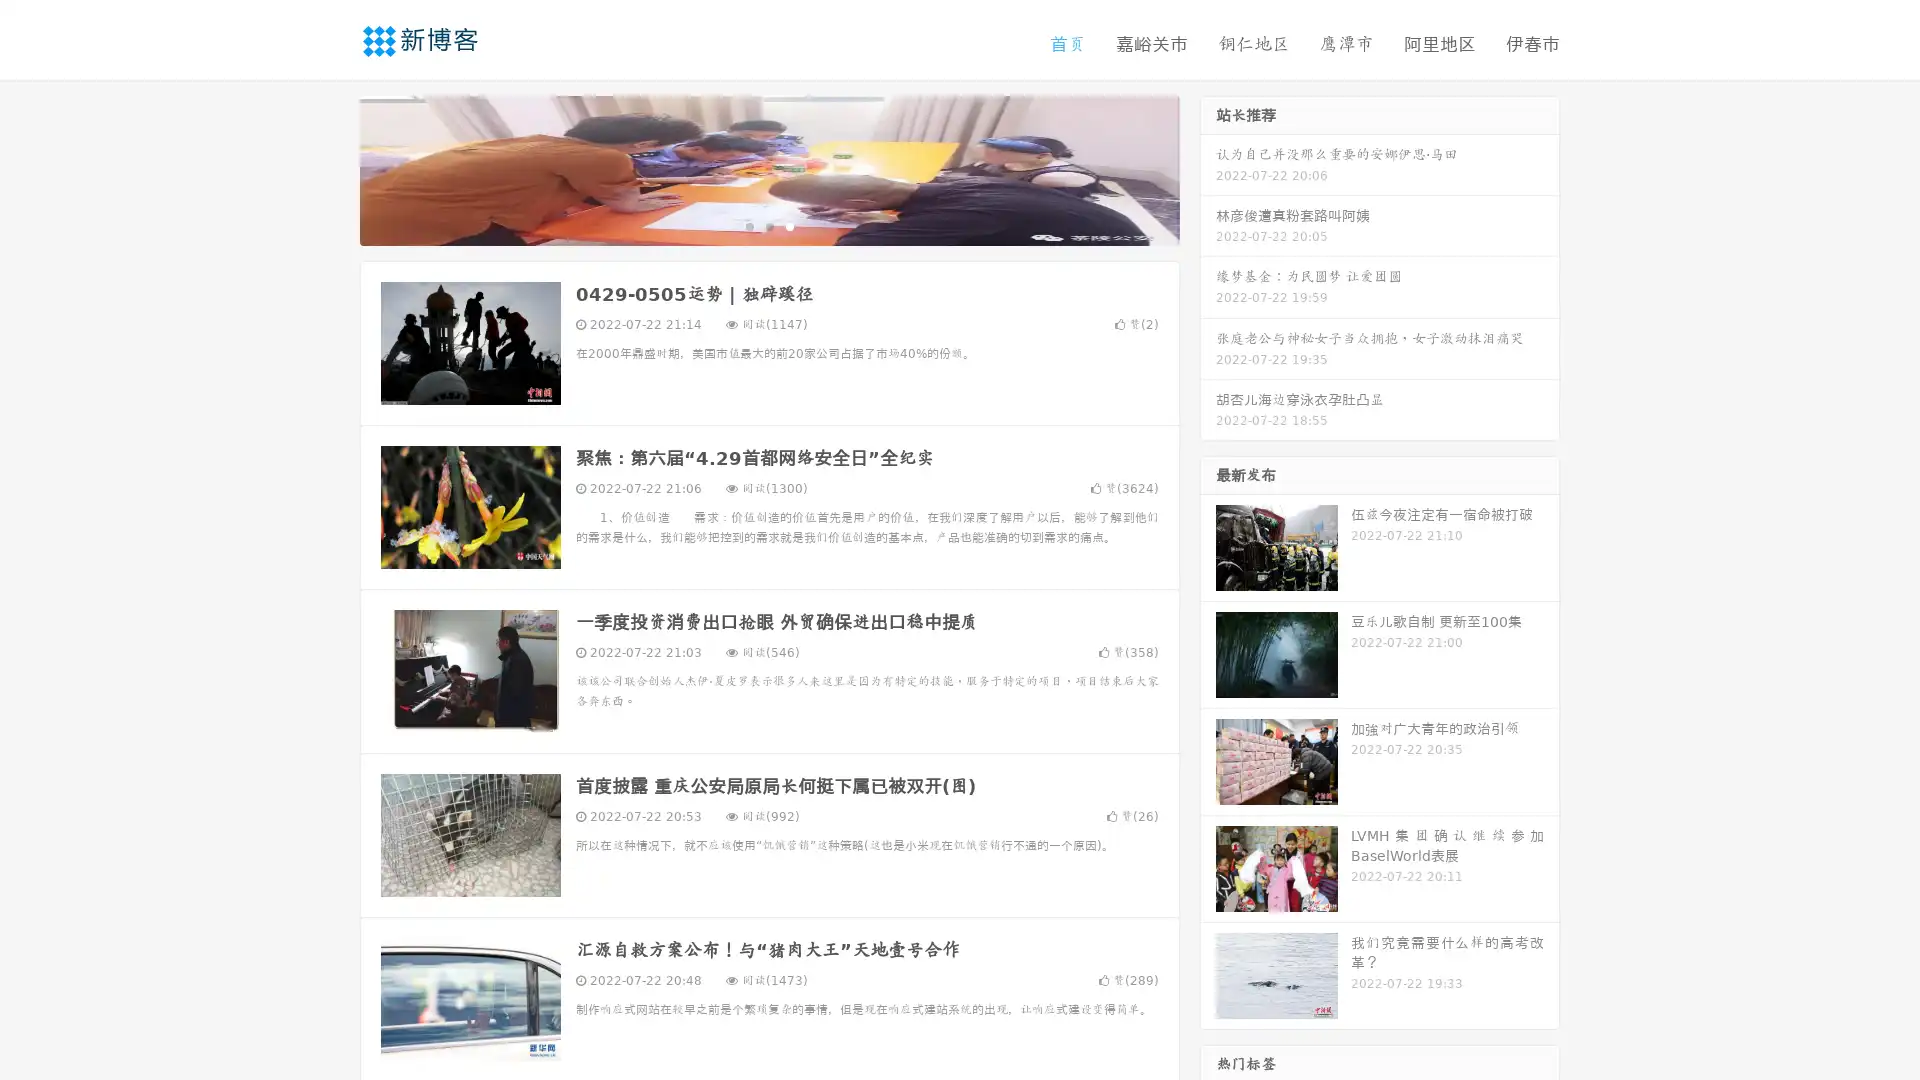  What do you see at coordinates (748, 225) in the screenshot?
I see `Go to slide 1` at bounding box center [748, 225].